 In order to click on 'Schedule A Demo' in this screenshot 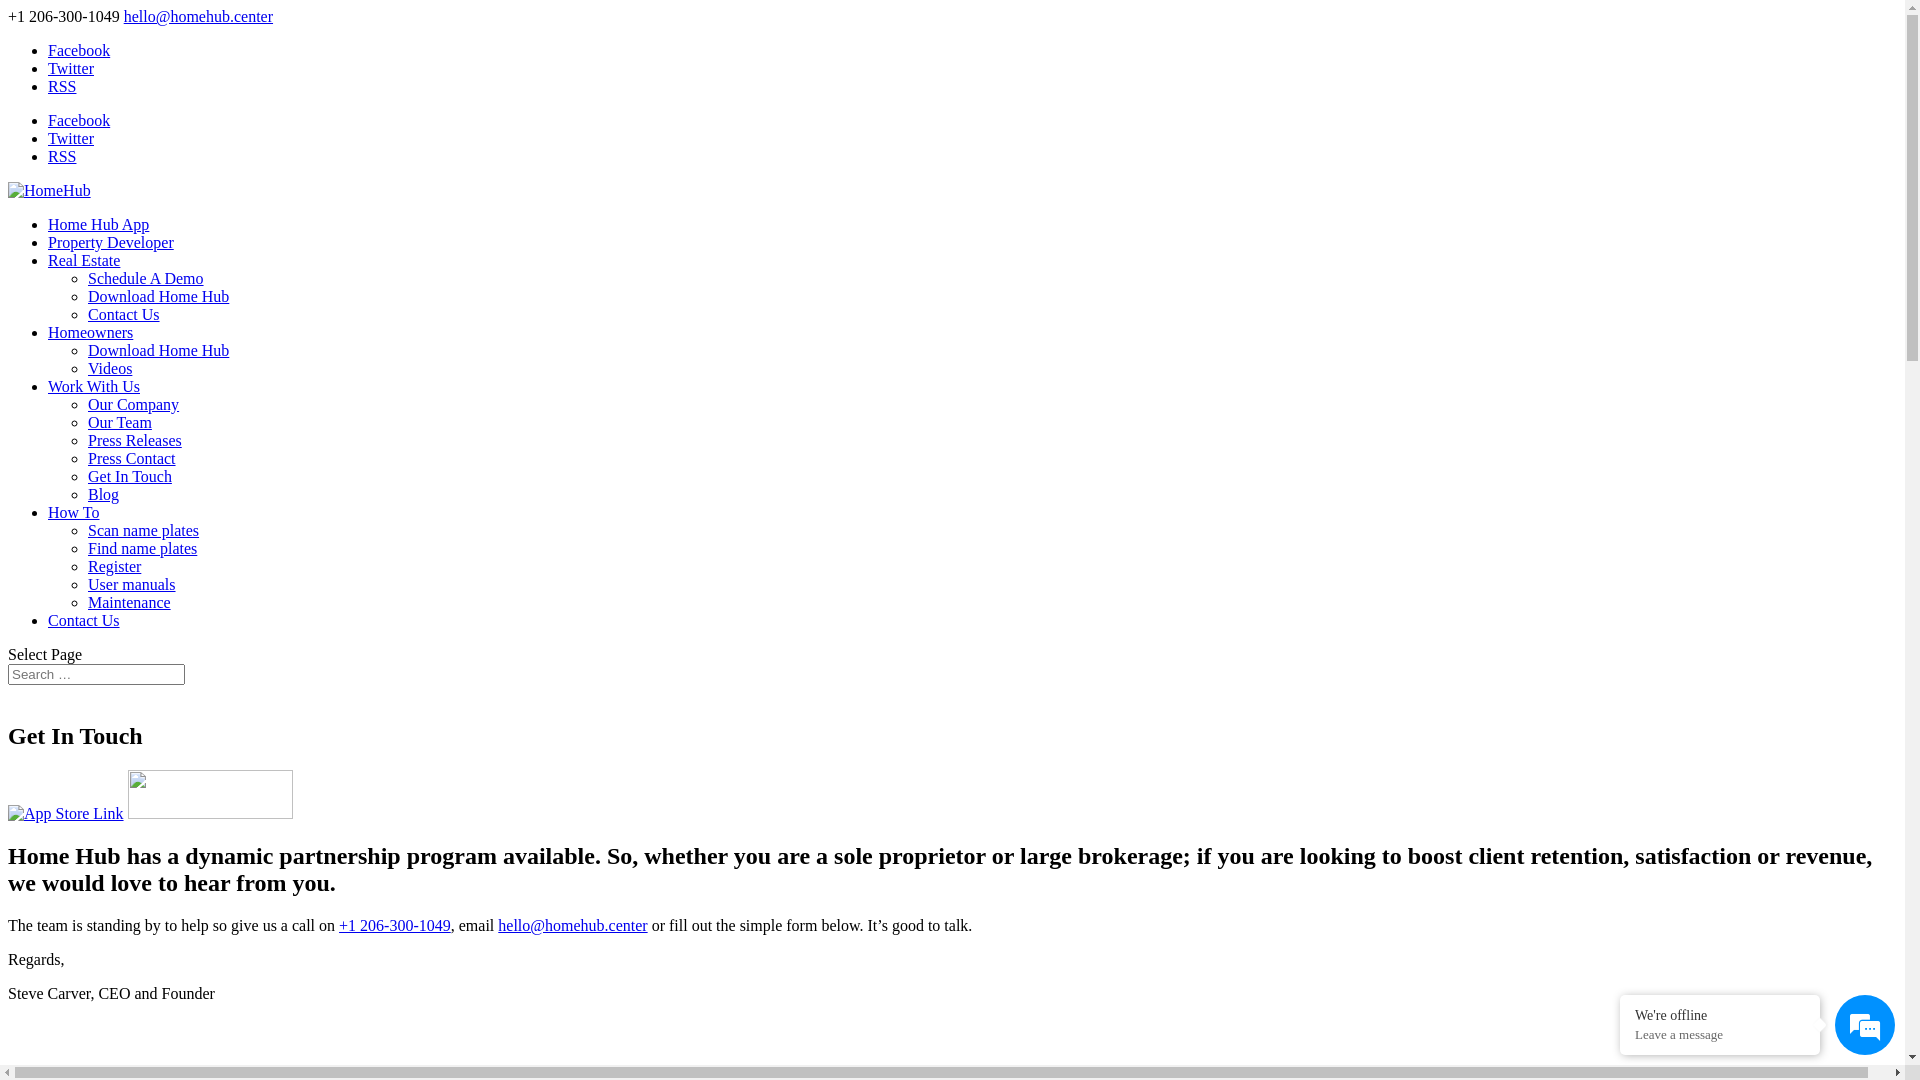, I will do `click(144, 278)`.